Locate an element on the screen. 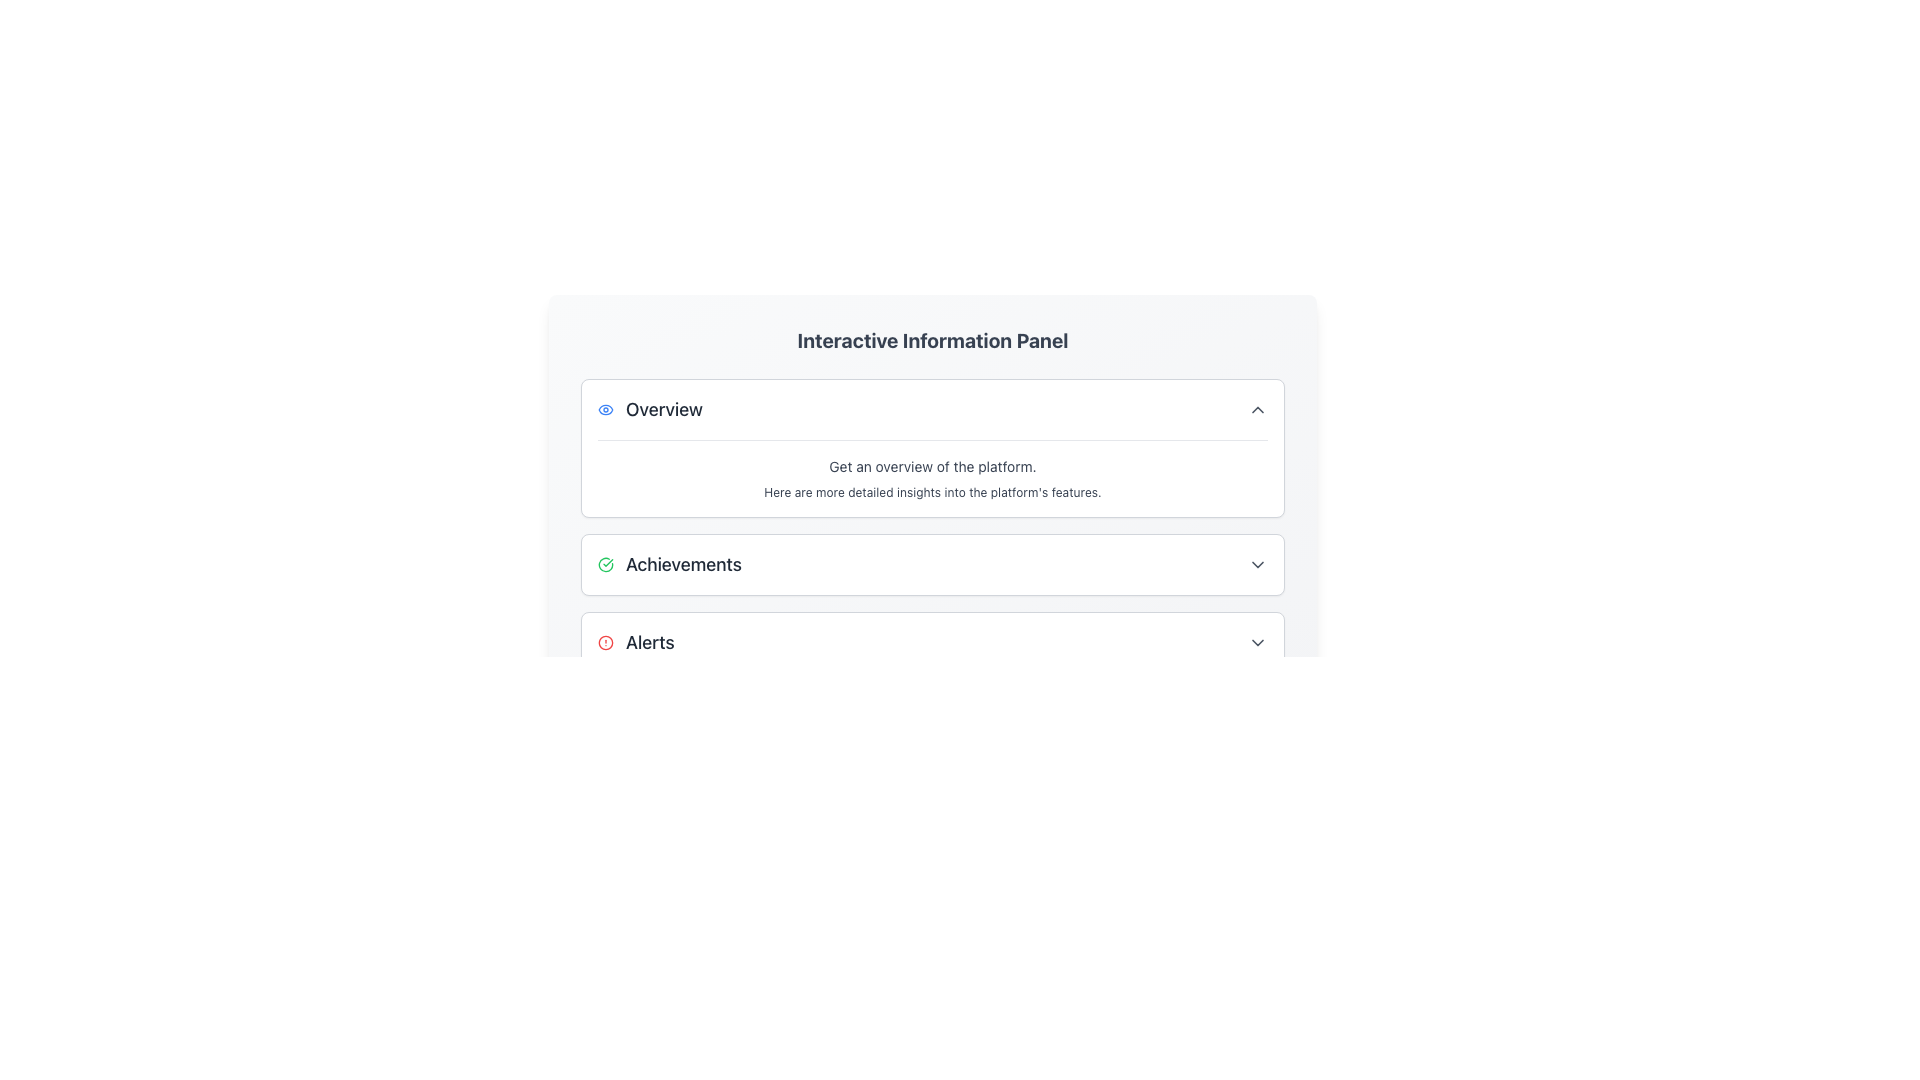  the 'Overview' section, which consists of a blue eye-shaped icon on the left and bold black text on the right, located at the top of the list in the 'Interactive Information Panel' is located at coordinates (650, 408).